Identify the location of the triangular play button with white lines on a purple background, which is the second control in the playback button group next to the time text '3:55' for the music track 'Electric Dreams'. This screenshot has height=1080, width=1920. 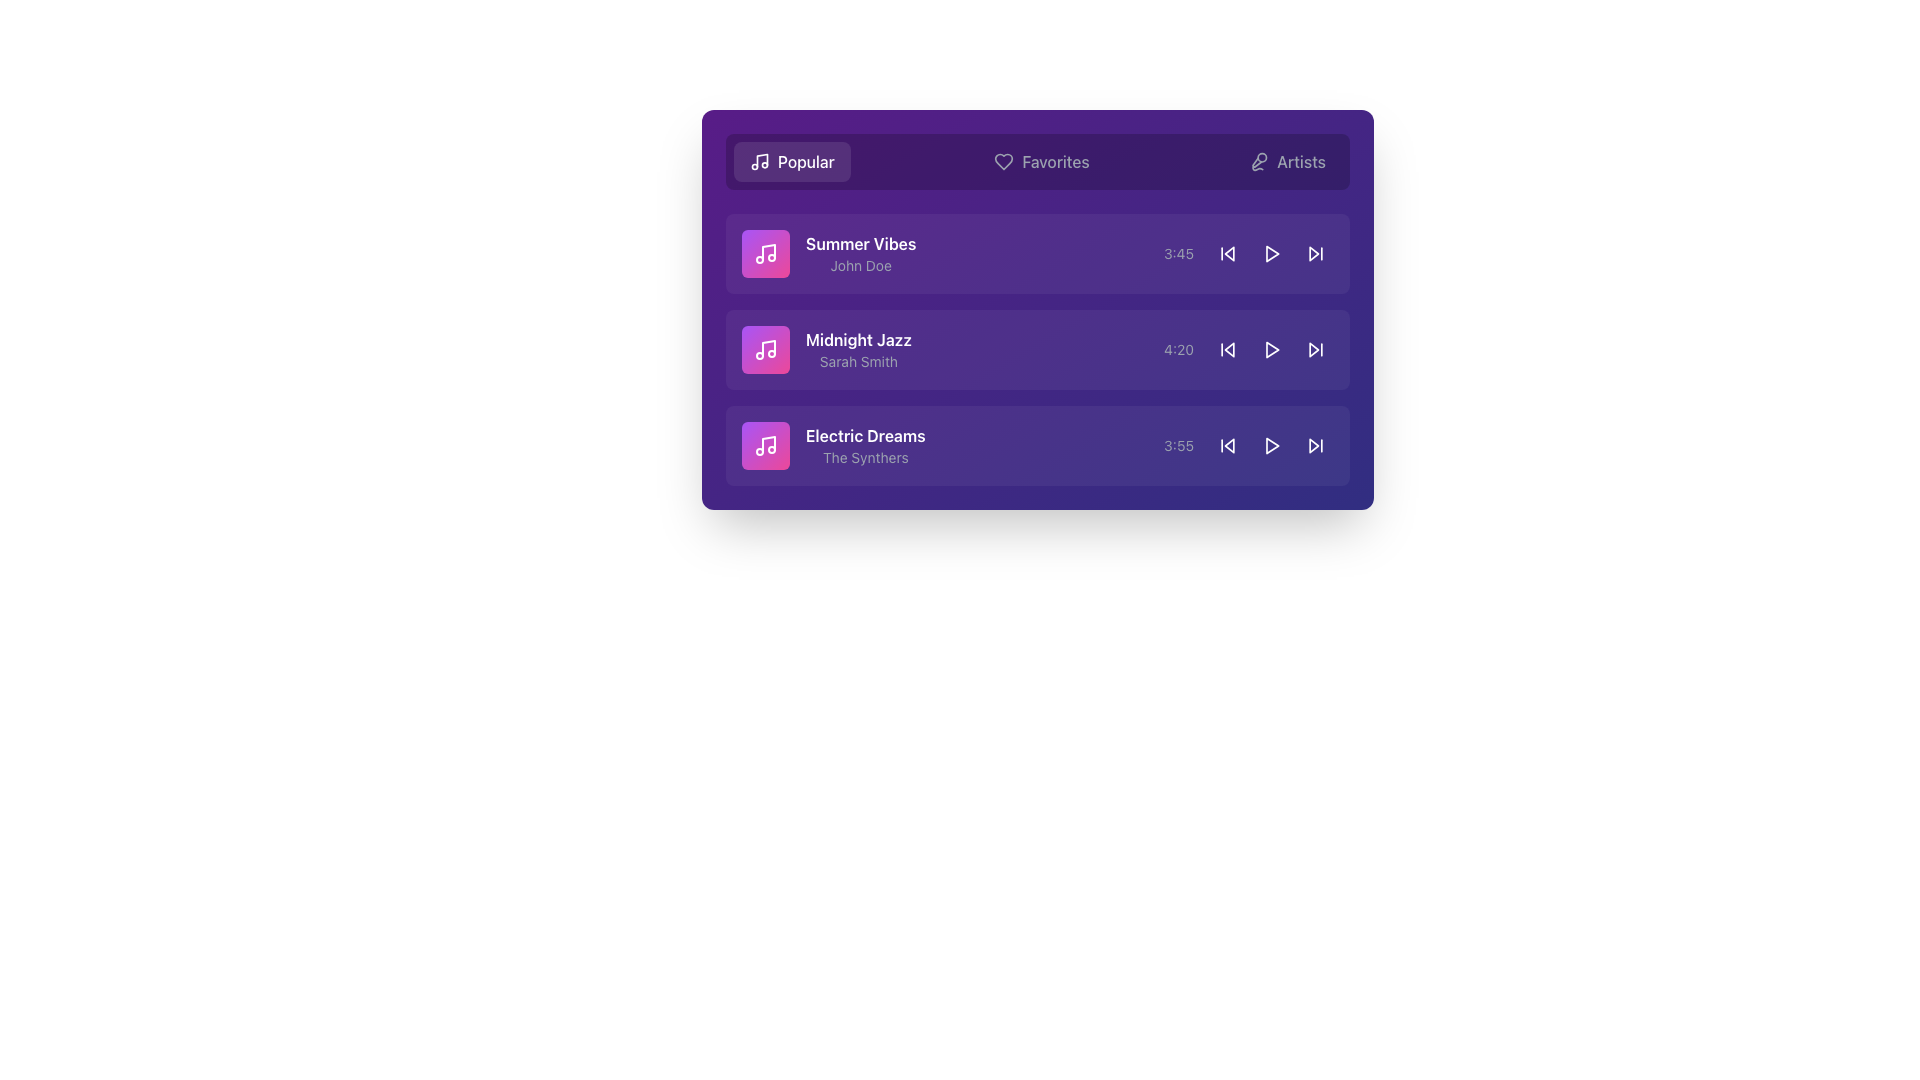
(1271, 445).